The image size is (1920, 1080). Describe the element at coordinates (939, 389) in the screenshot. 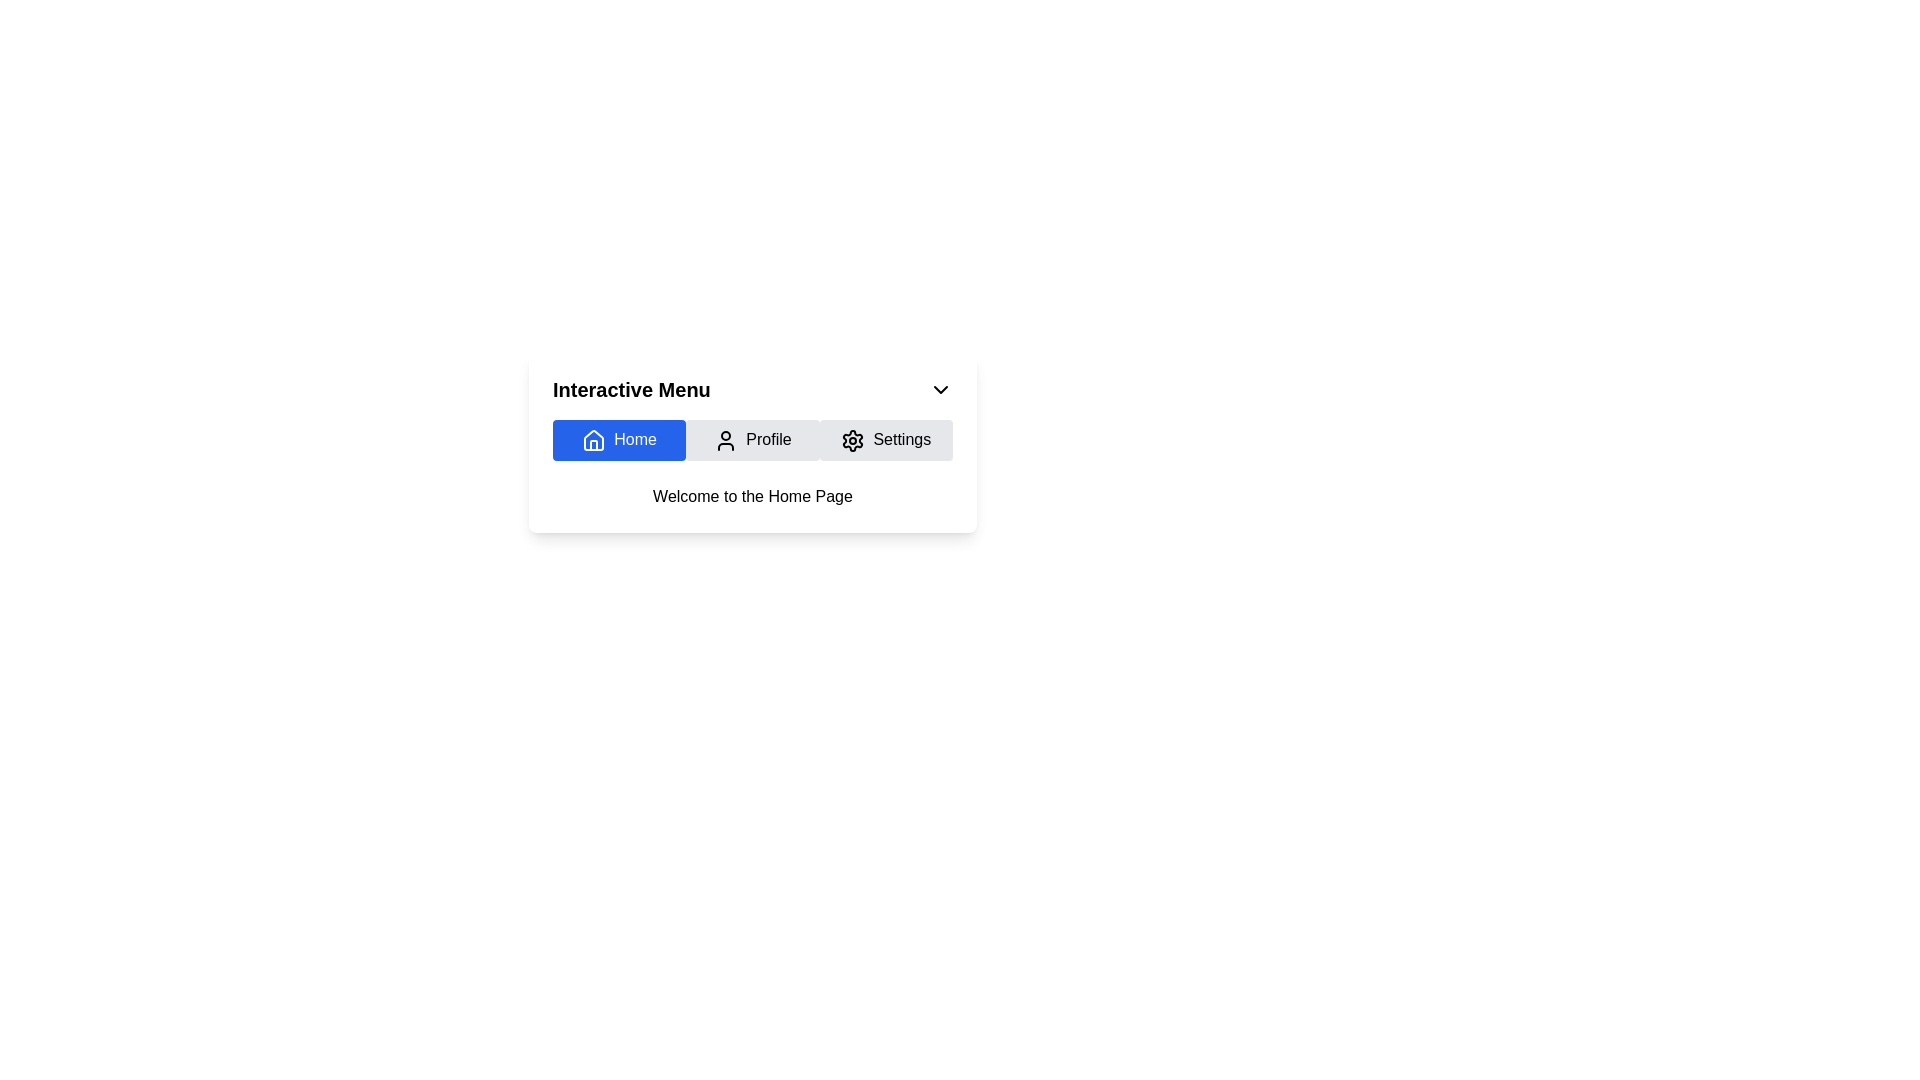

I see `the Dropdown indicator icon located at the far-right side of the 'Interactive Menu' header` at that location.